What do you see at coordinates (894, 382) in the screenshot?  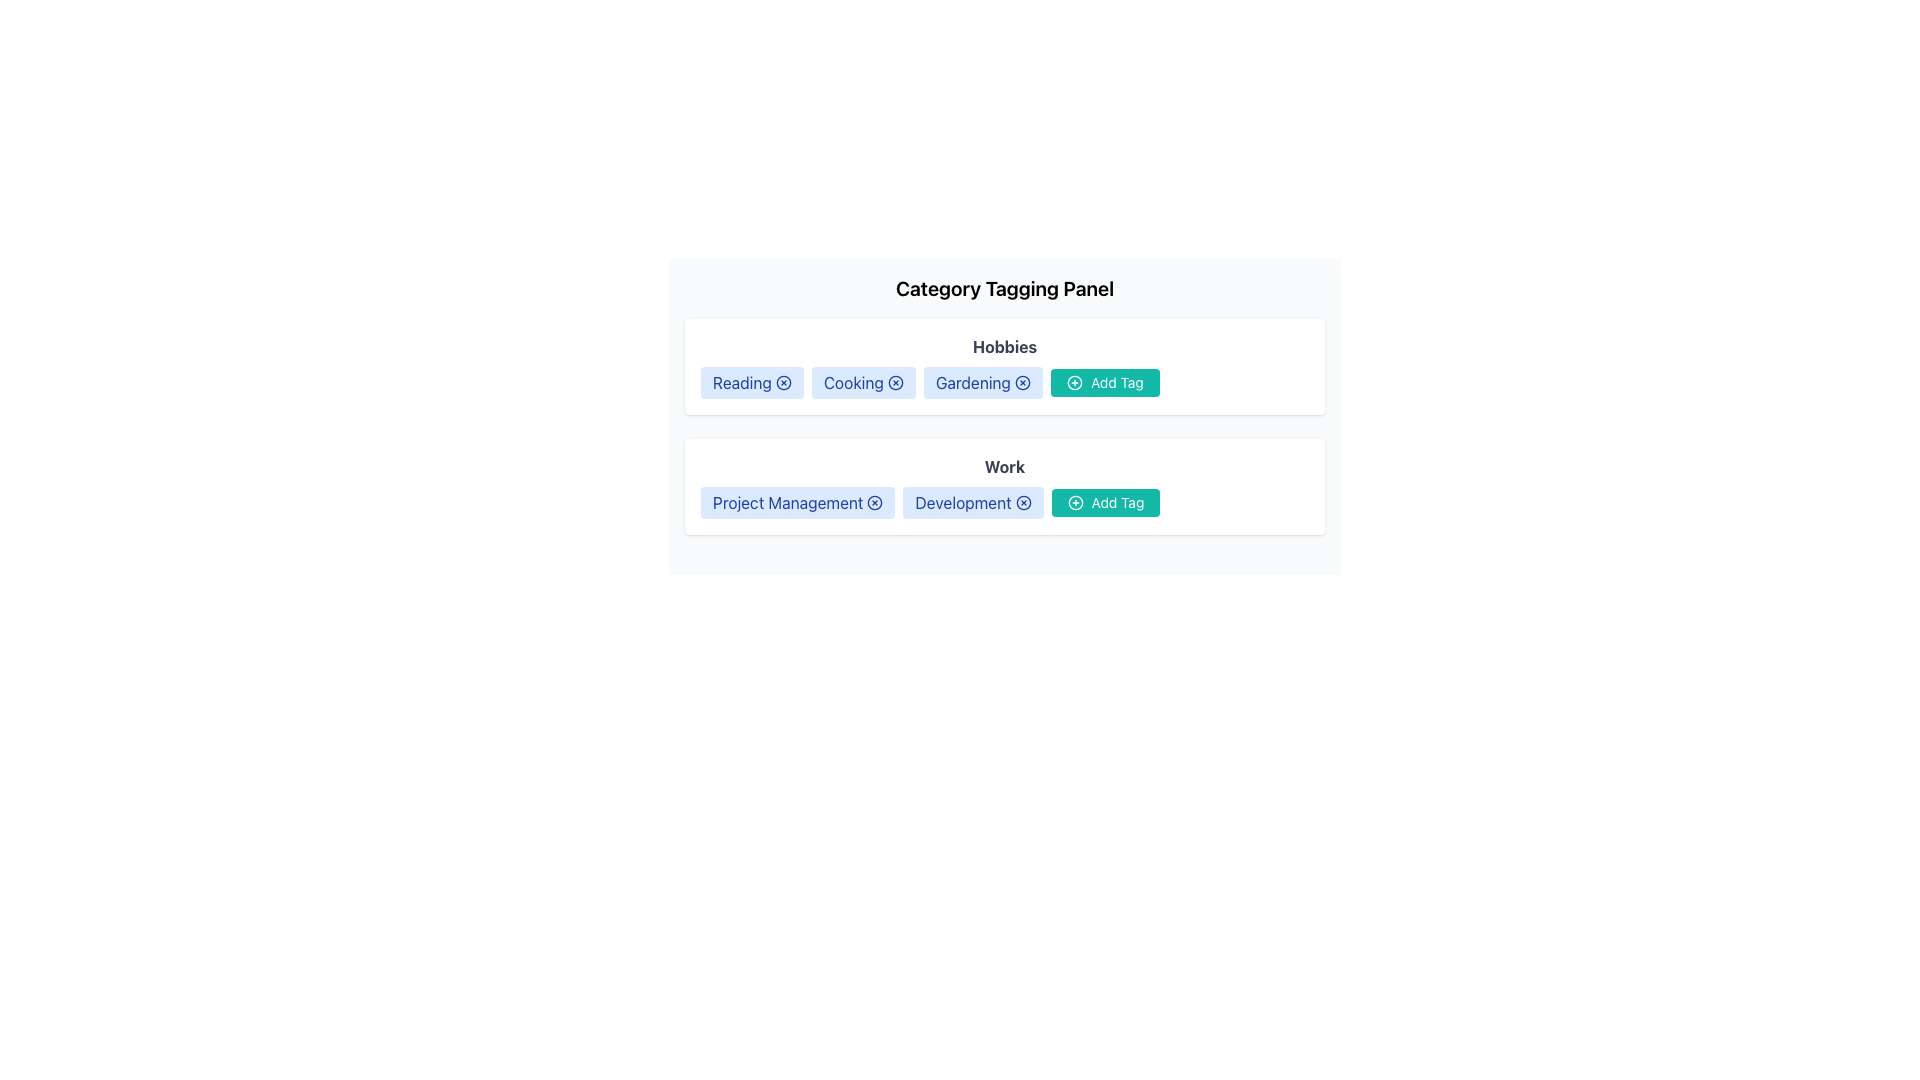 I see `the circular 'X' icon located to the right of the 'Cooking' text within the 'Cooking' tag of the 'Hobbies' section in the 'Category Tagging Panel'` at bounding box center [894, 382].